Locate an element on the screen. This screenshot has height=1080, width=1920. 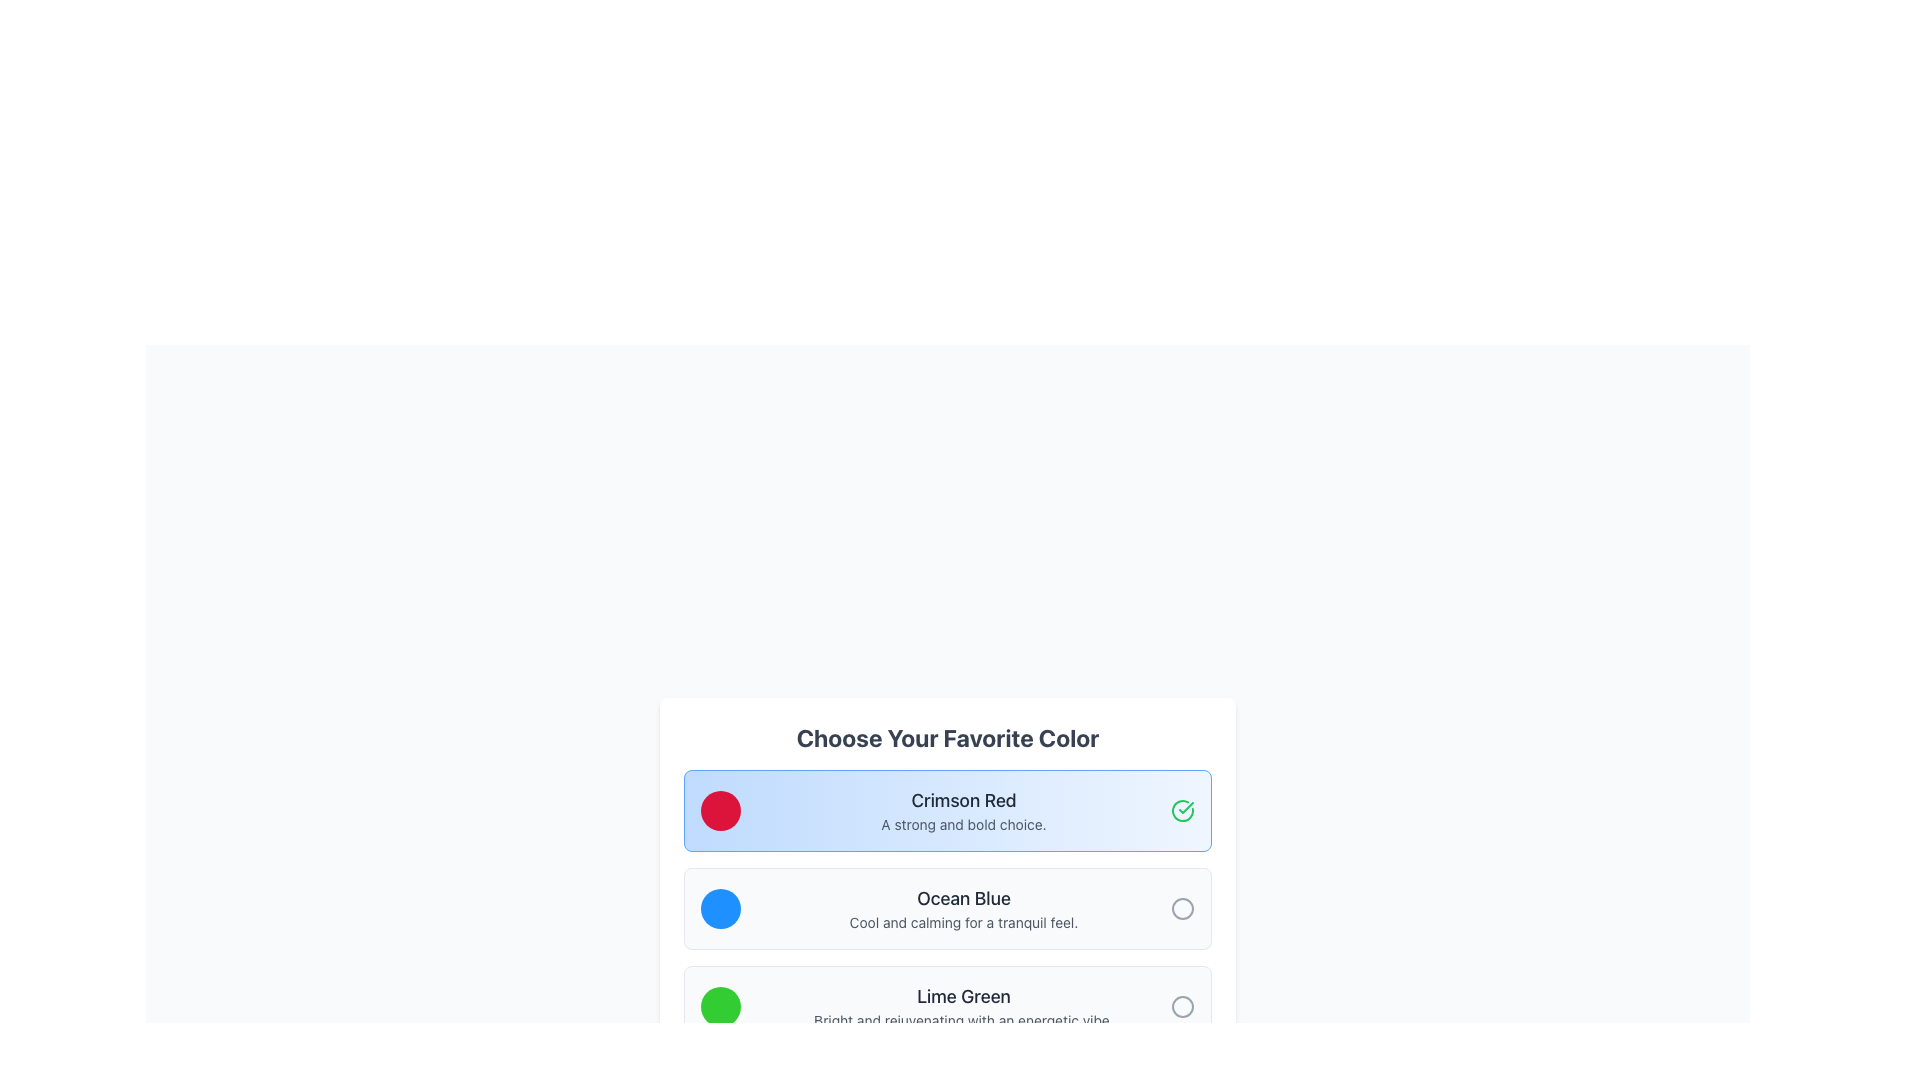
the circular checkbox indicator for the 'Ocean Blue' option is located at coordinates (1182, 909).